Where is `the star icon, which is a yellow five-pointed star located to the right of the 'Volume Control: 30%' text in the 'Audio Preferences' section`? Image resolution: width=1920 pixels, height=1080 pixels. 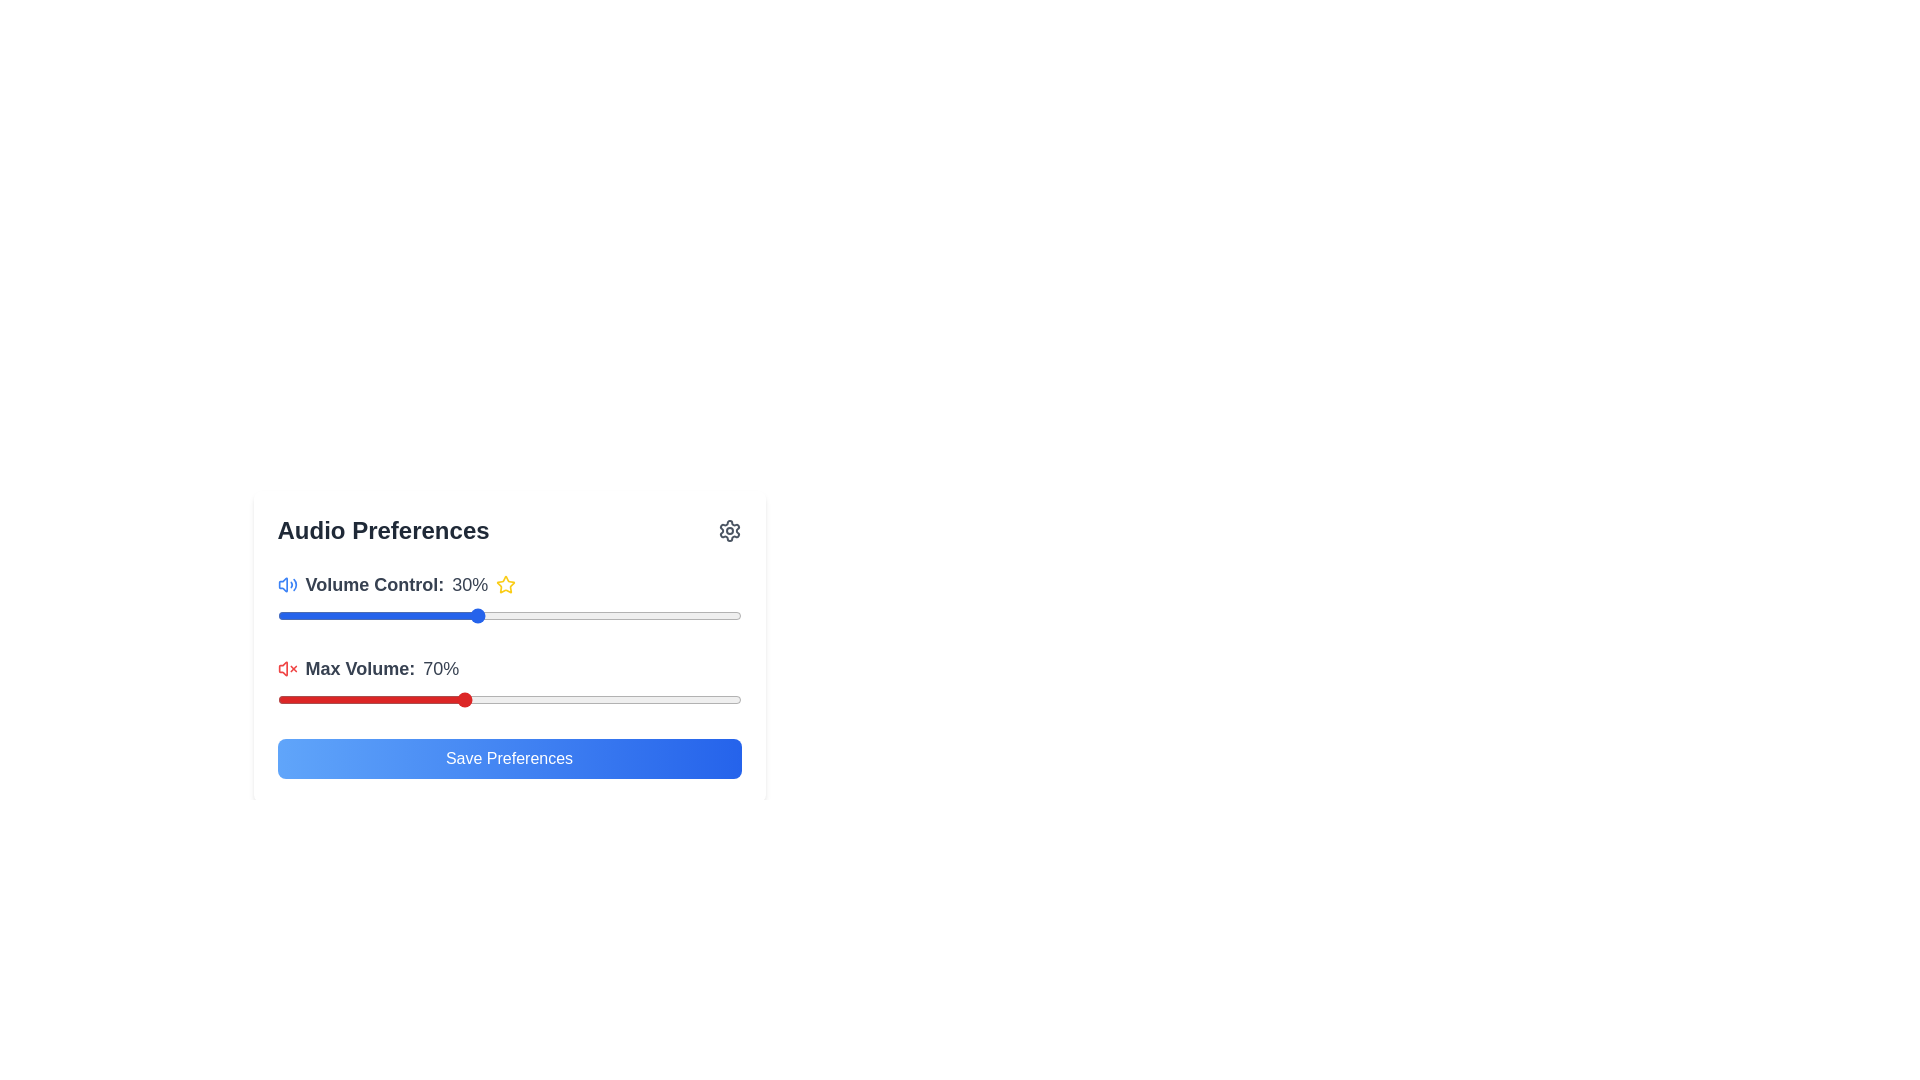 the star icon, which is a yellow five-pointed star located to the right of the 'Volume Control: 30%' text in the 'Audio Preferences' section is located at coordinates (506, 585).